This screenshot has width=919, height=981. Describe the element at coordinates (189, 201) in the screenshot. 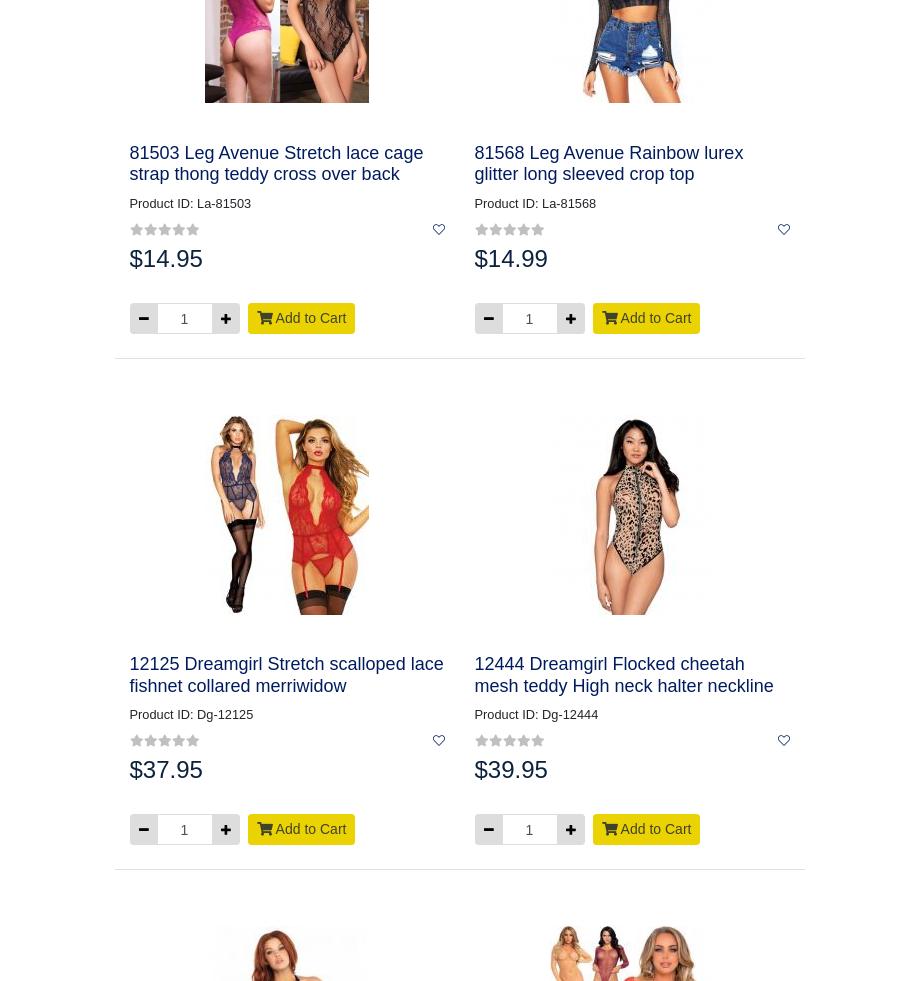

I see `'Product ID: La-81503'` at that location.